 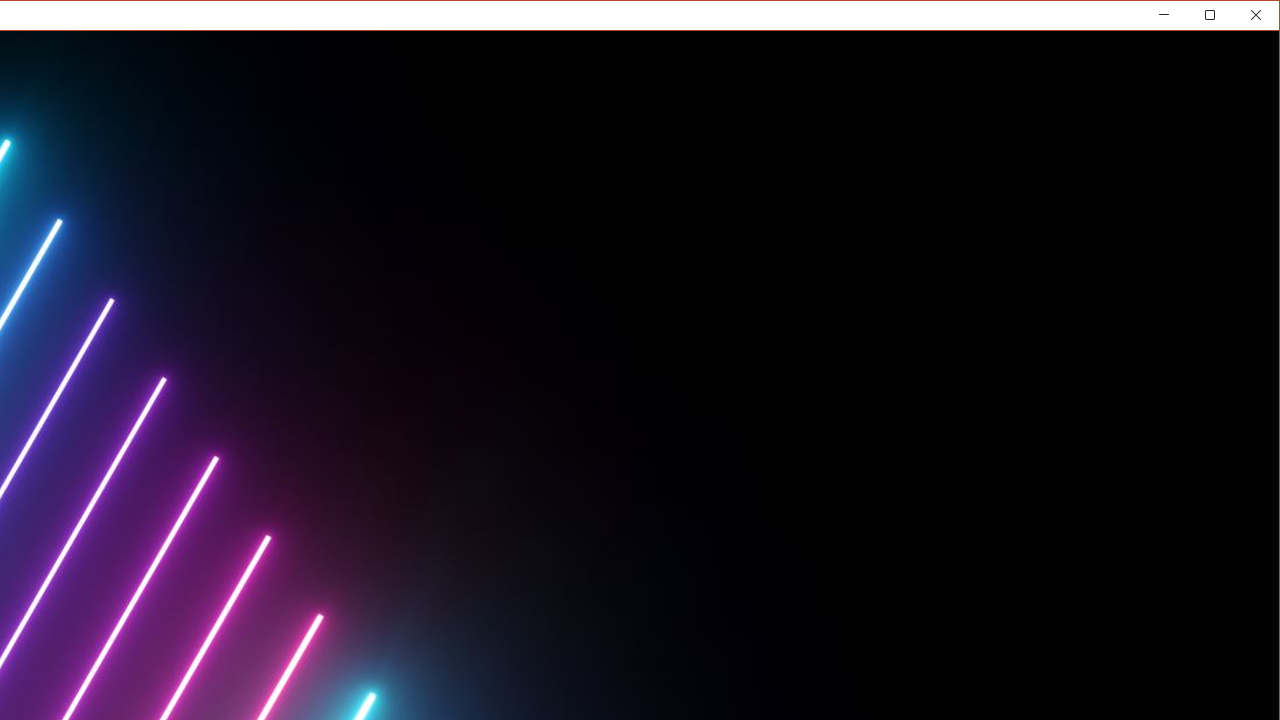 What do you see at coordinates (1215, 19) in the screenshot?
I see `'Minimize'` at bounding box center [1215, 19].